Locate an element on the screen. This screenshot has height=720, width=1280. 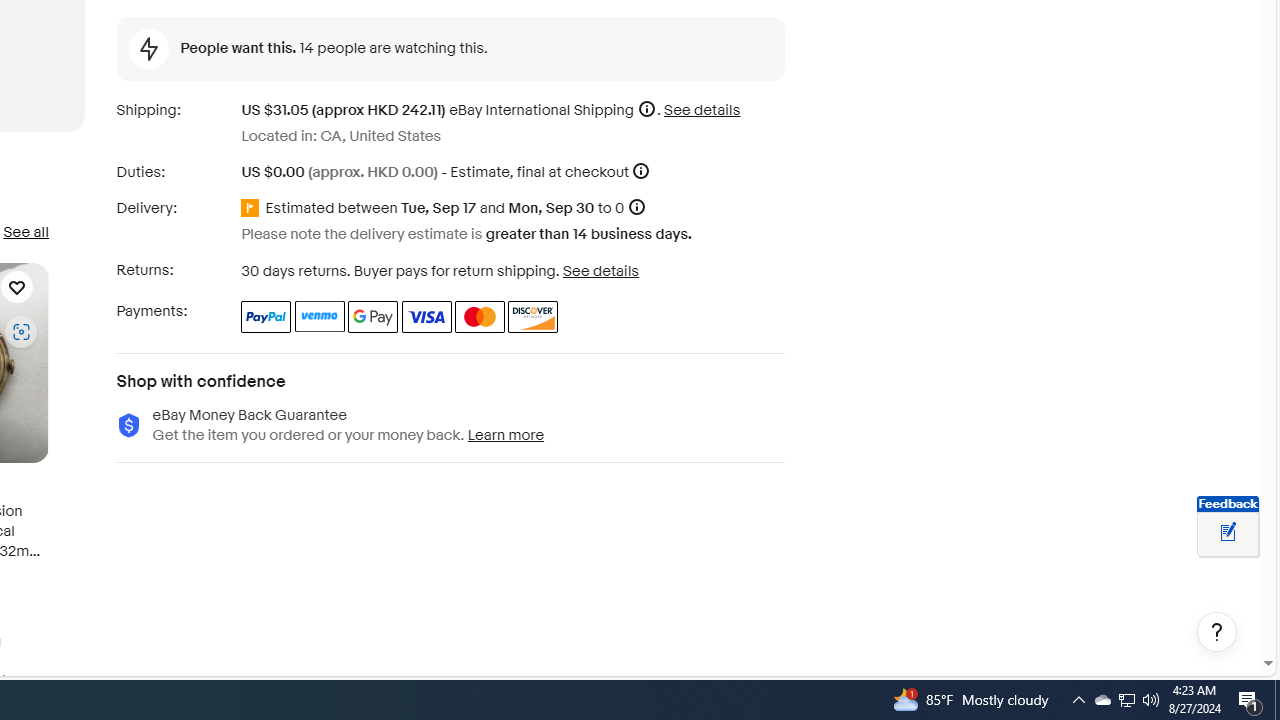
'Master Card' is located at coordinates (480, 315).